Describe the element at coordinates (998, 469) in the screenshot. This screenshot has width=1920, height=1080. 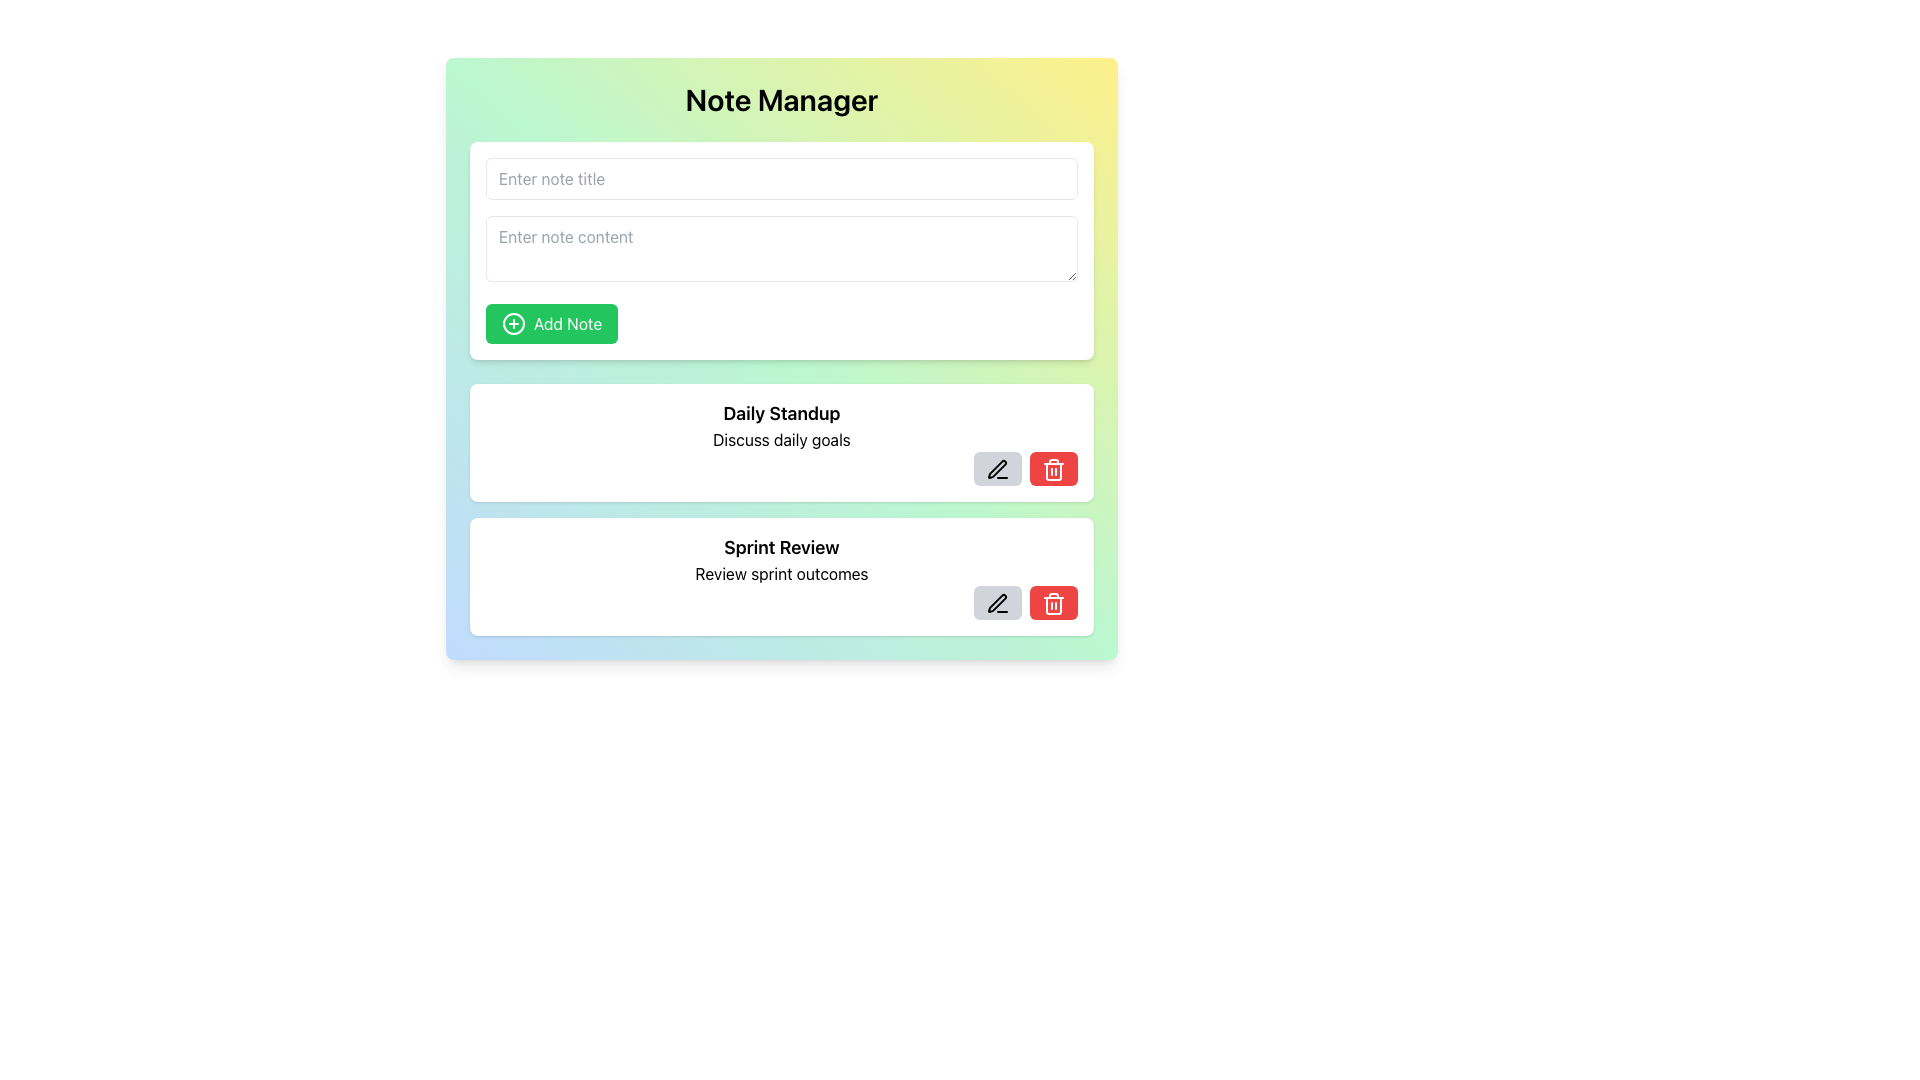
I see `the edit button located to the left of the red delete button in the 'Sprint Review' note to initiate editing` at that location.